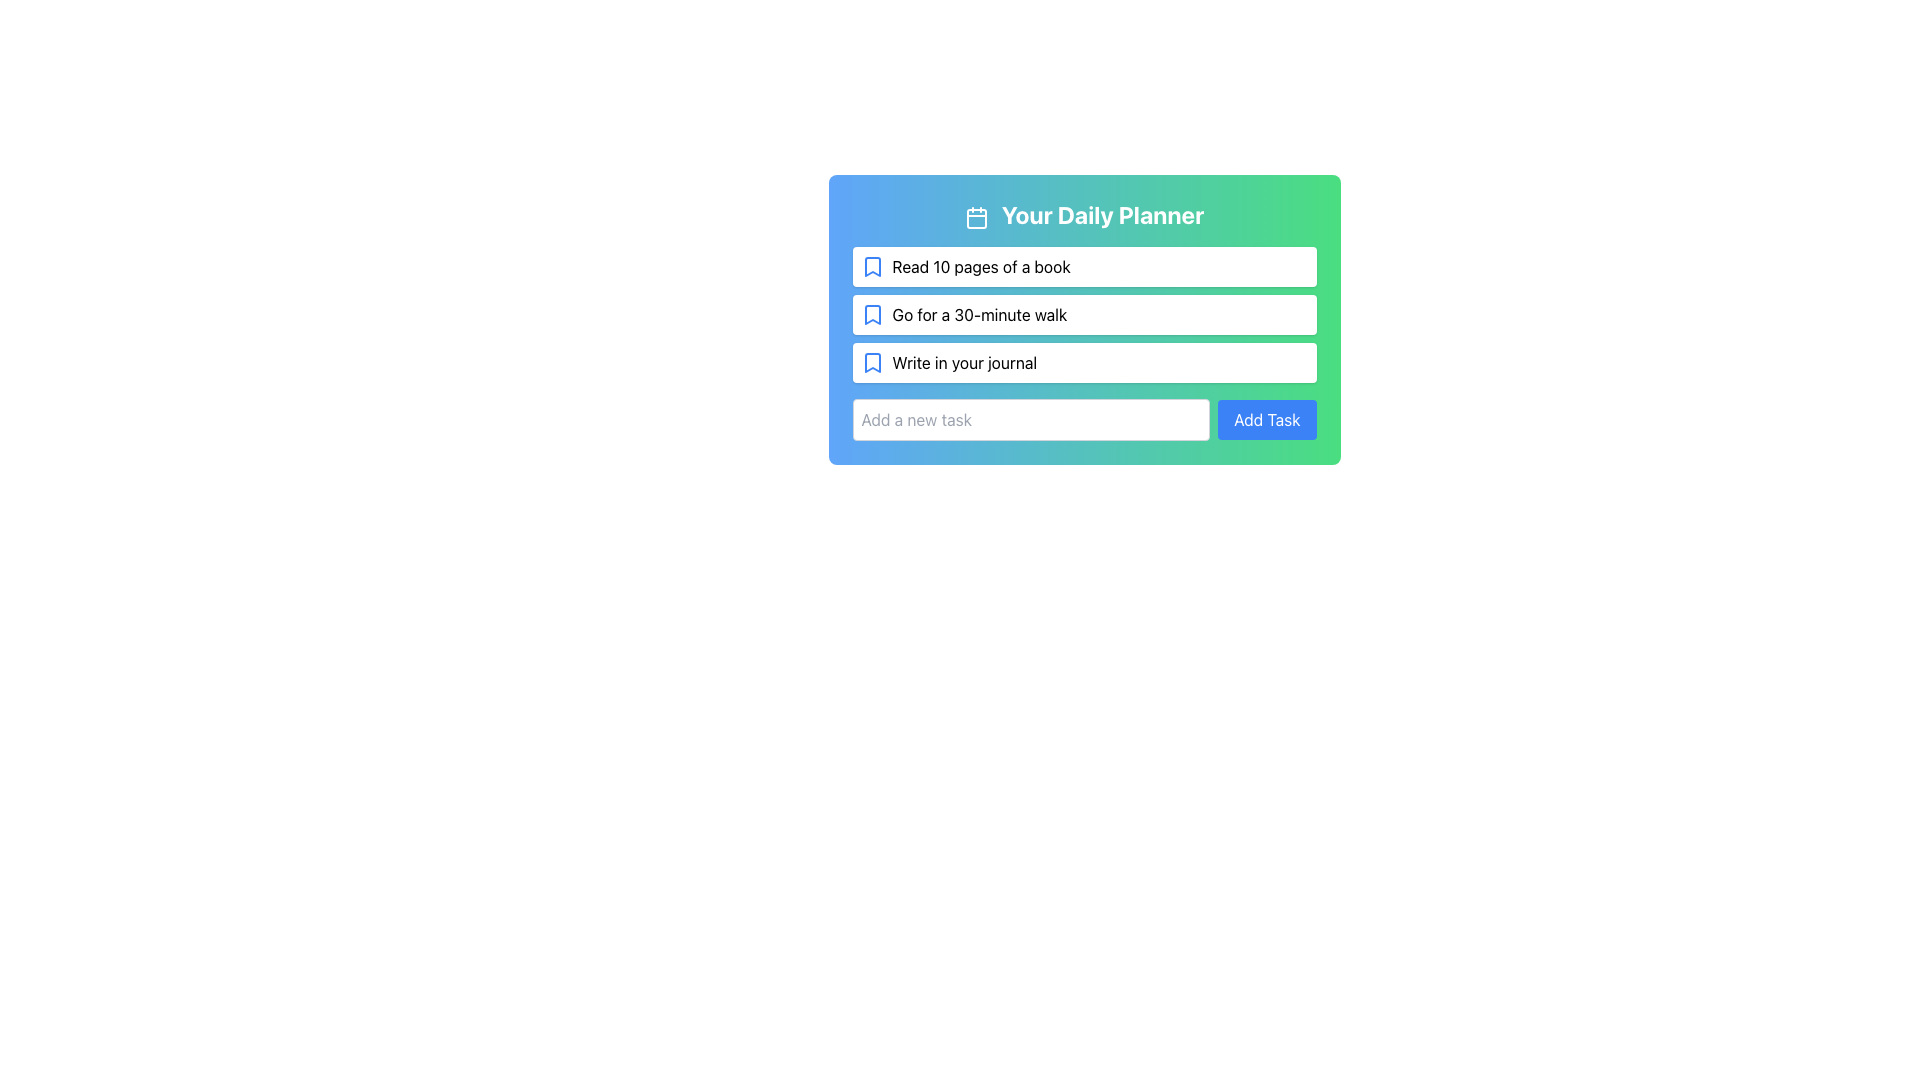 This screenshot has height=1080, width=1920. What do you see at coordinates (976, 217) in the screenshot?
I see `the calendar icon located in the header section to the left of 'Your Daily Planner'` at bounding box center [976, 217].